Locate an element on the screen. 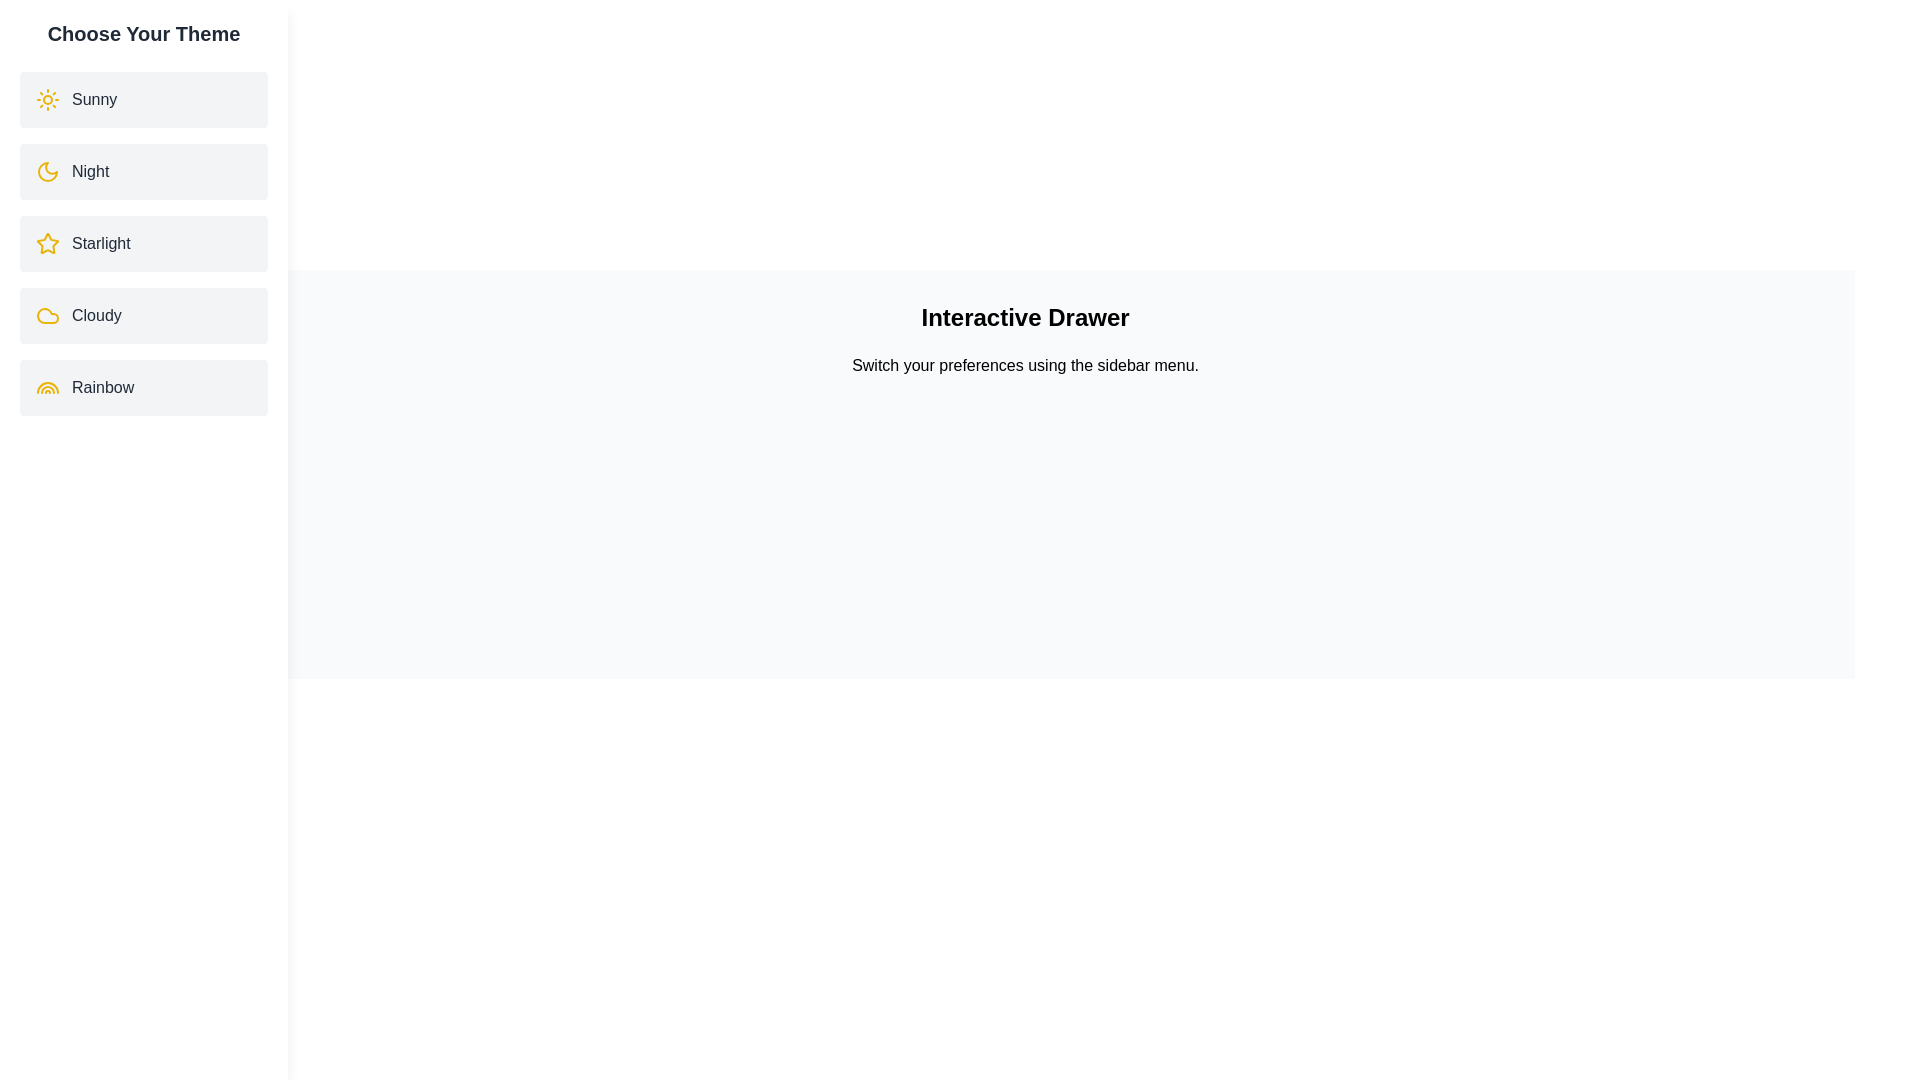 The height and width of the screenshot is (1080, 1920). the theme Rainbow by clicking on its corresponding list item is located at coordinates (143, 388).